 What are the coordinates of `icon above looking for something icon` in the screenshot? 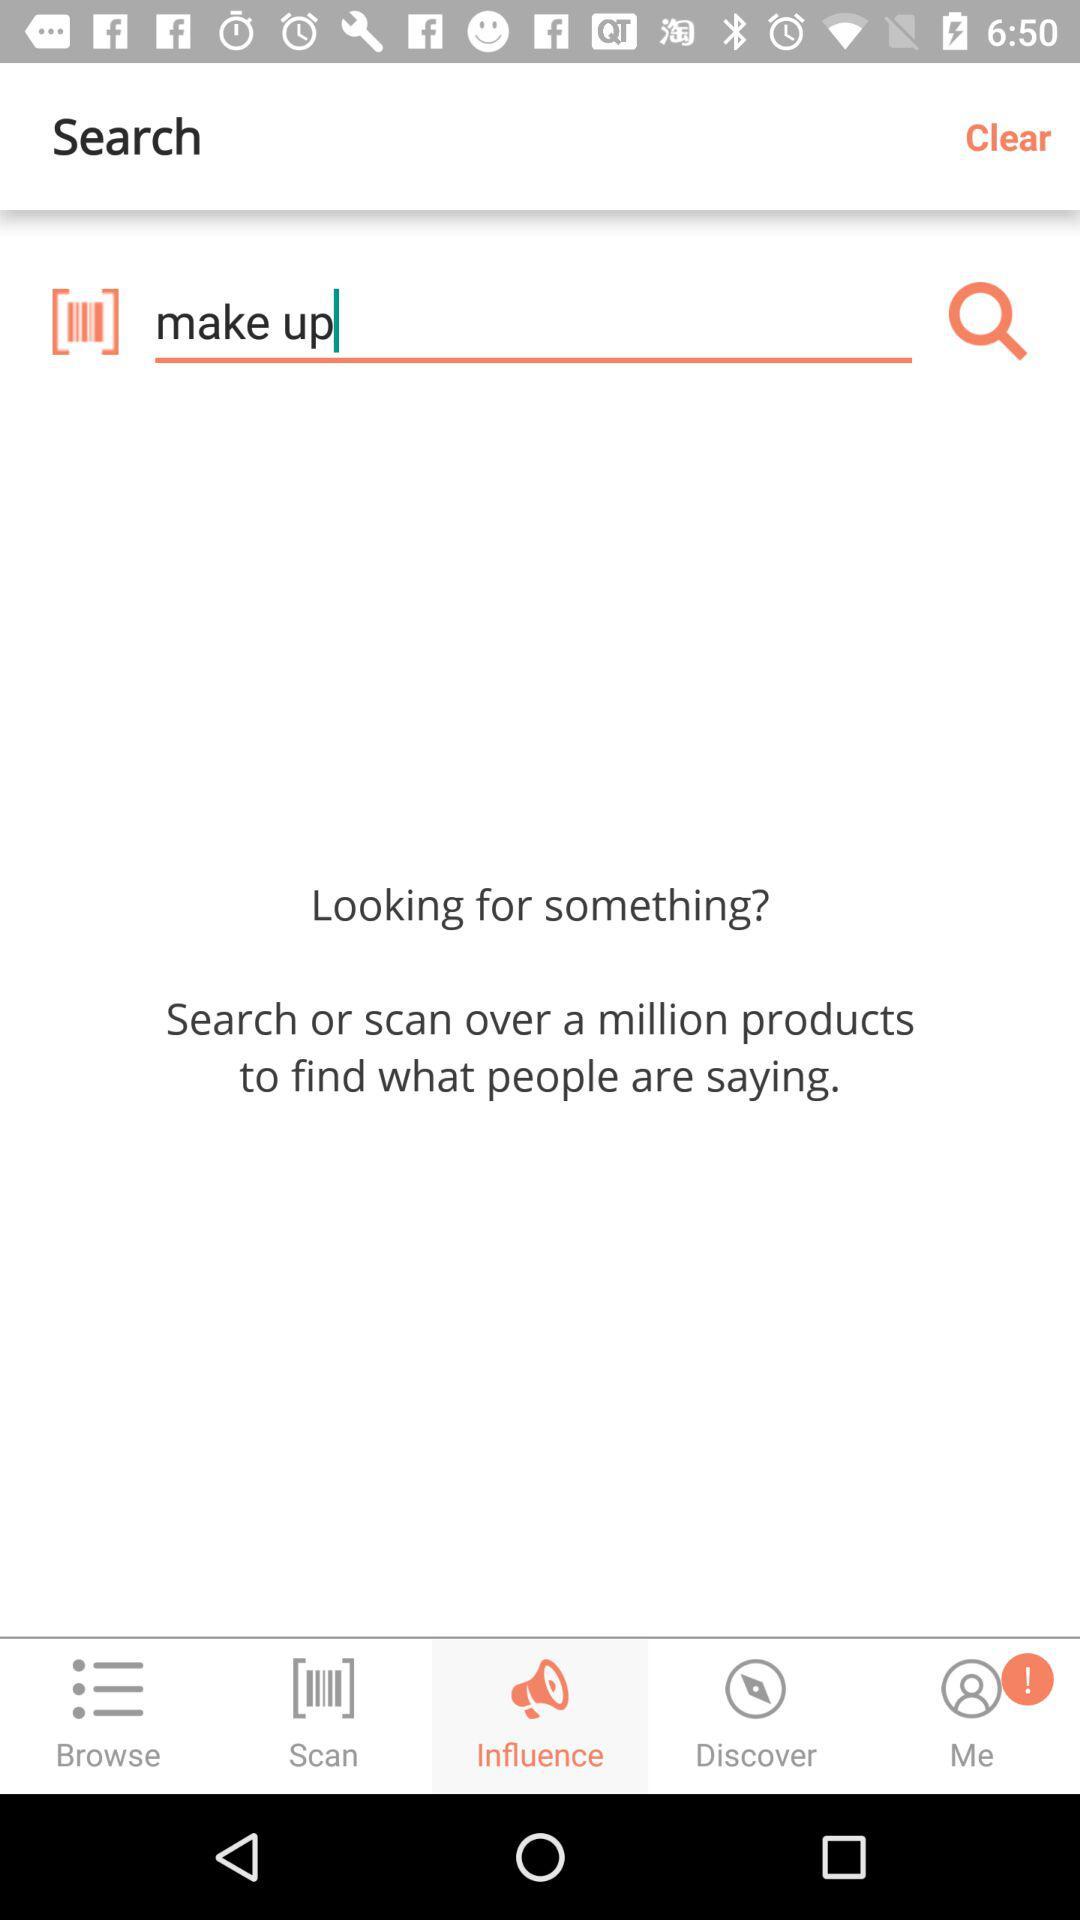 It's located at (84, 321).